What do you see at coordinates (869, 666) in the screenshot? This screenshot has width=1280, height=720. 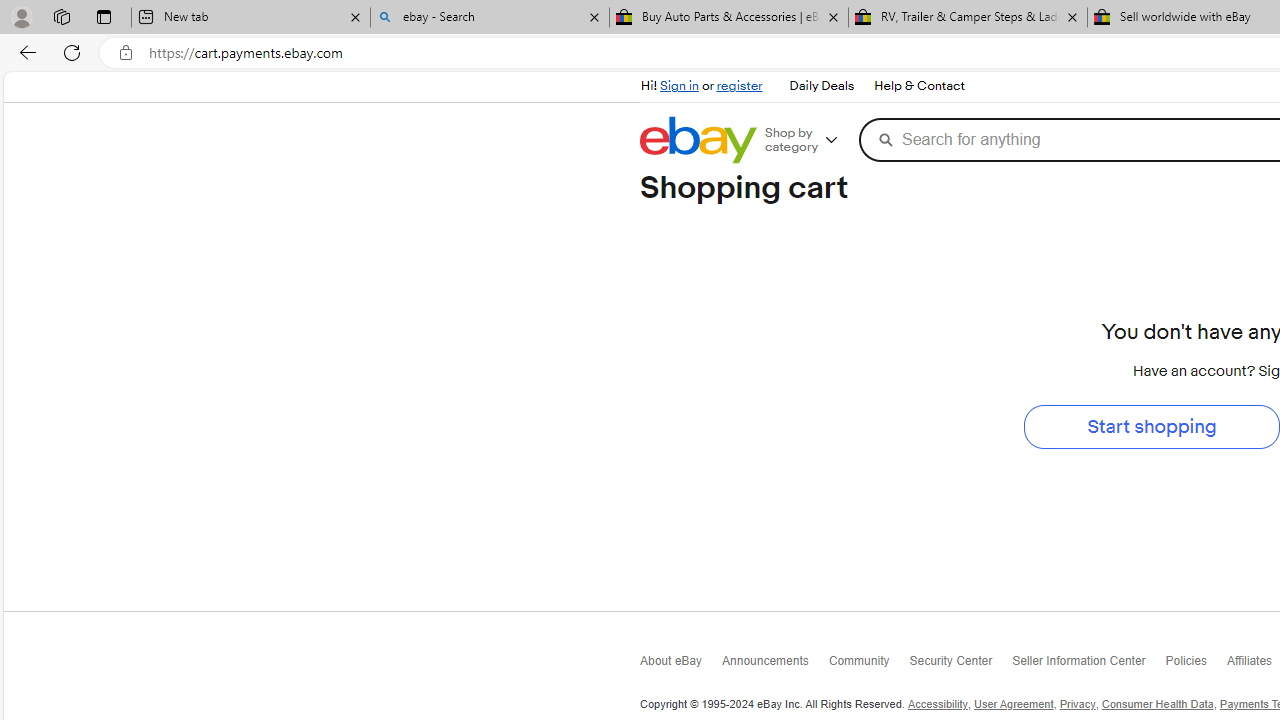 I see `'Community'` at bounding box center [869, 666].